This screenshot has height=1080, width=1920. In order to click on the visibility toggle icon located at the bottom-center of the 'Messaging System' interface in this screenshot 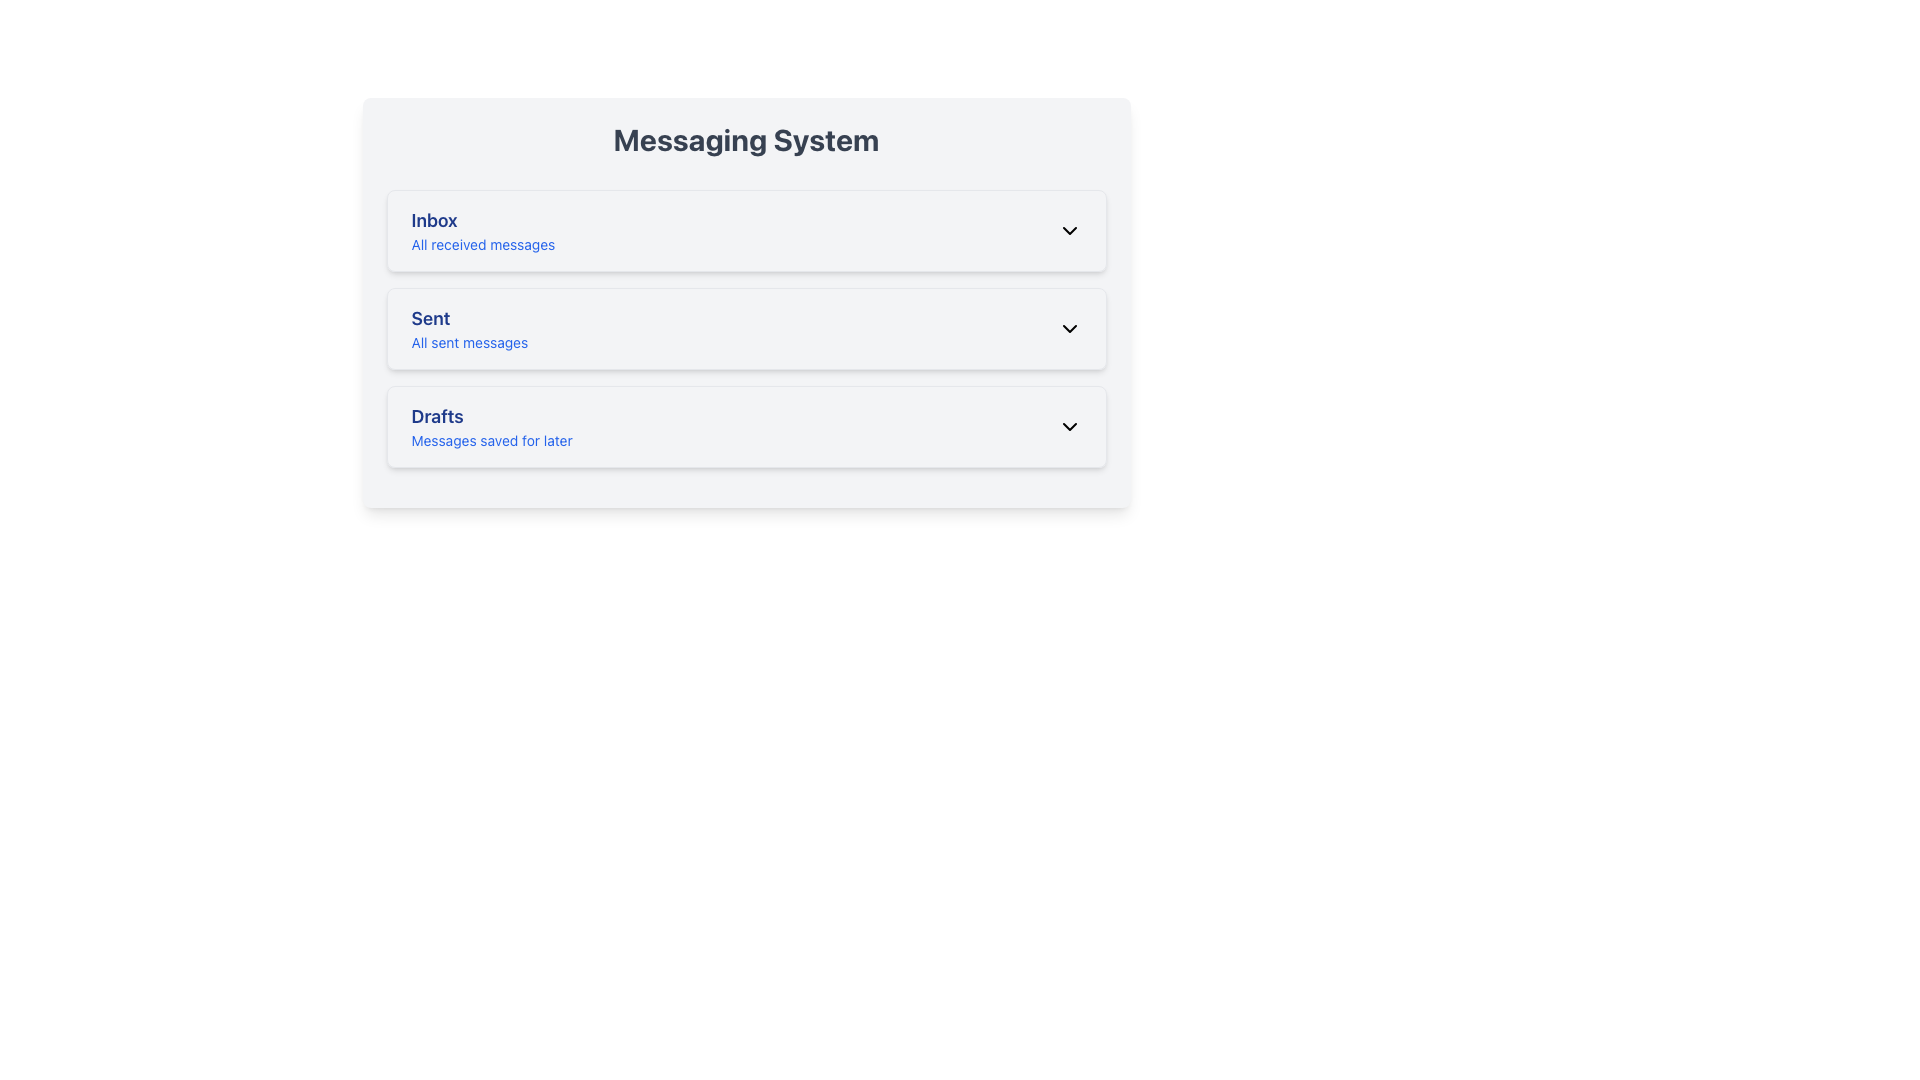, I will do `click(1068, 327)`.